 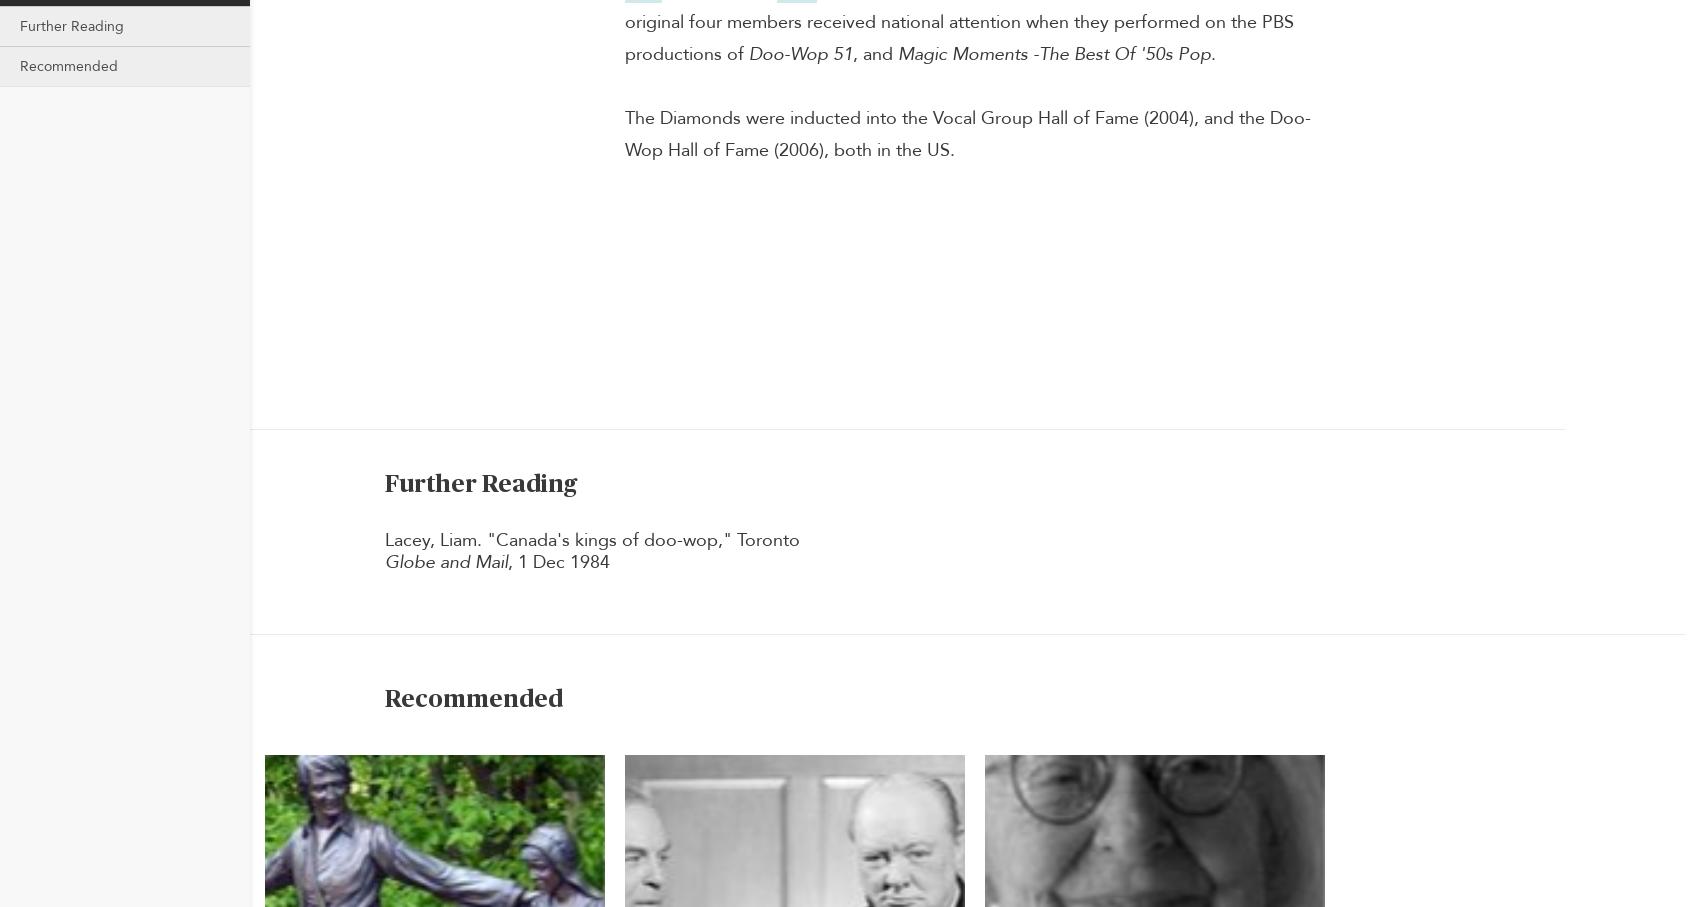 I want to click on 'The Canadian Encyclopedia © 2023', so click(x=255, y=135).